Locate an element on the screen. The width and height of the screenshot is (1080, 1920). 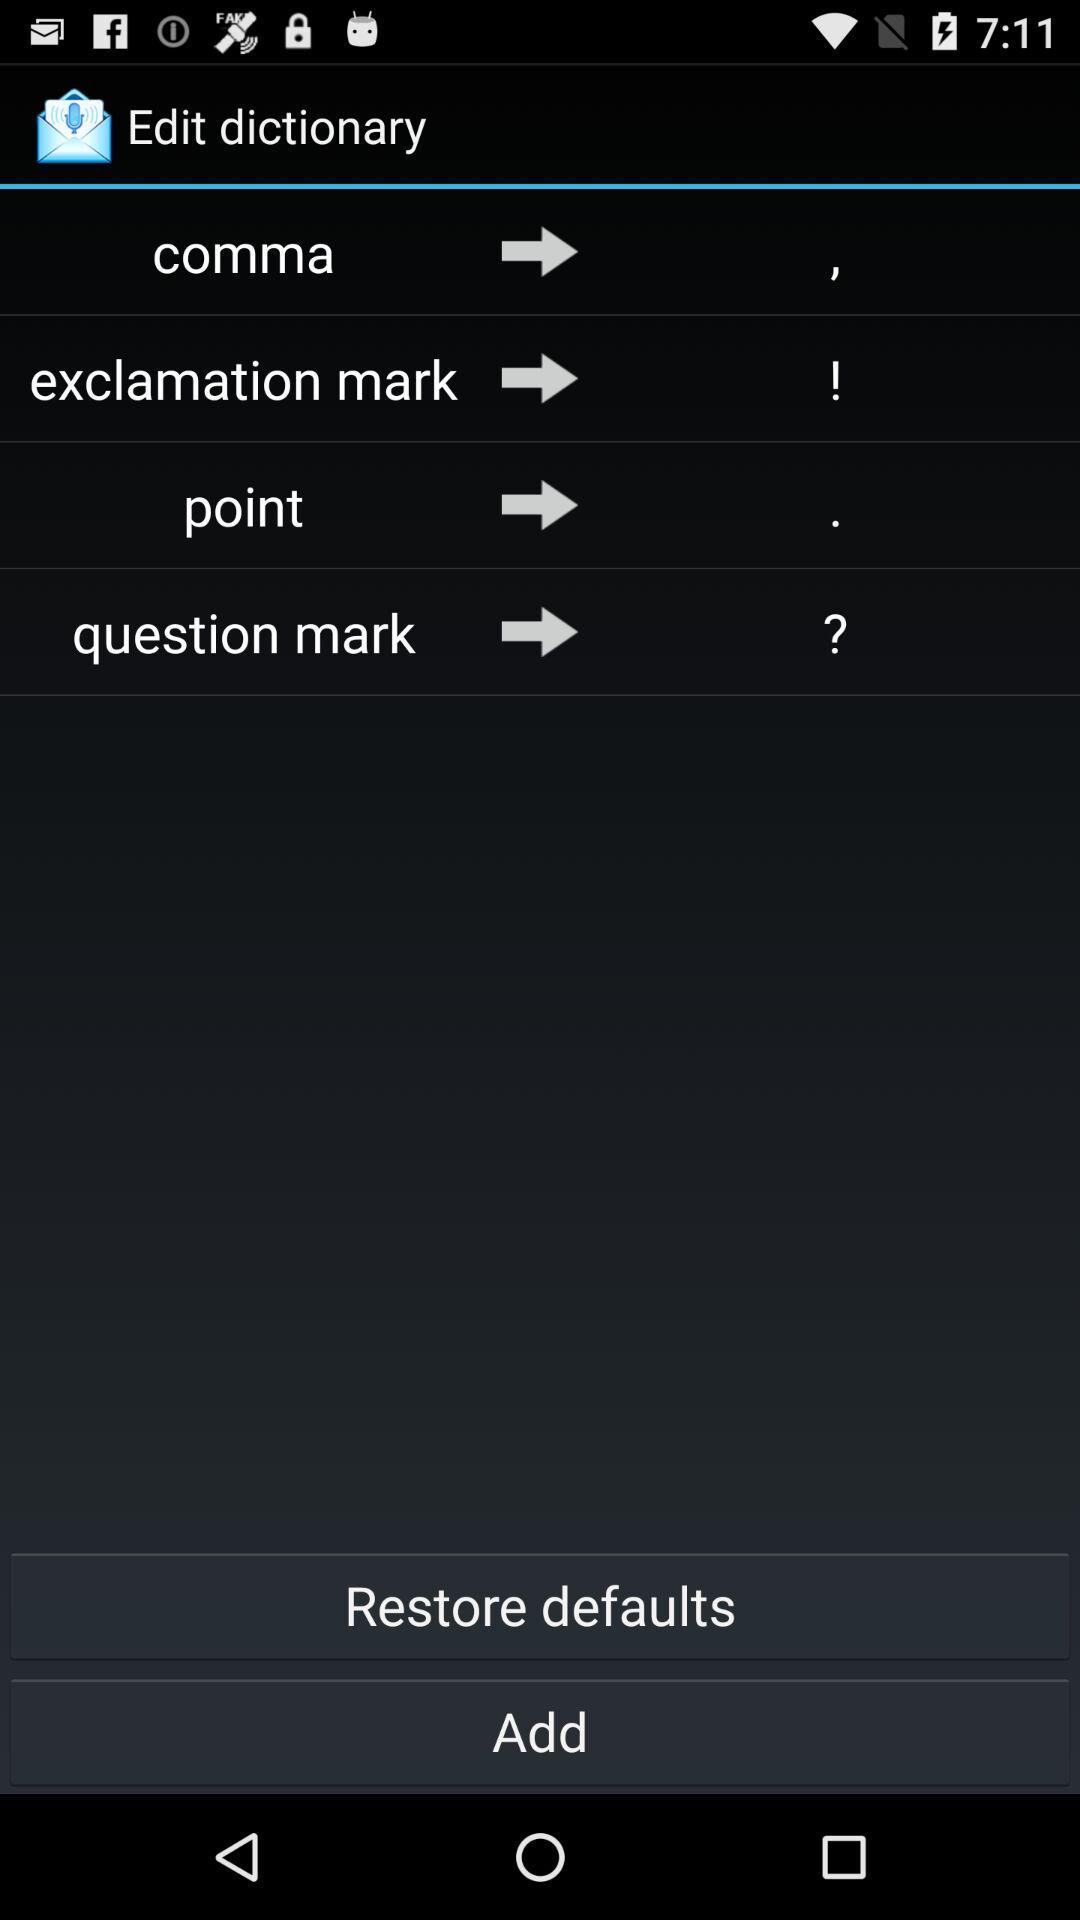
the item to the right of the comma is located at coordinates (540, 250).